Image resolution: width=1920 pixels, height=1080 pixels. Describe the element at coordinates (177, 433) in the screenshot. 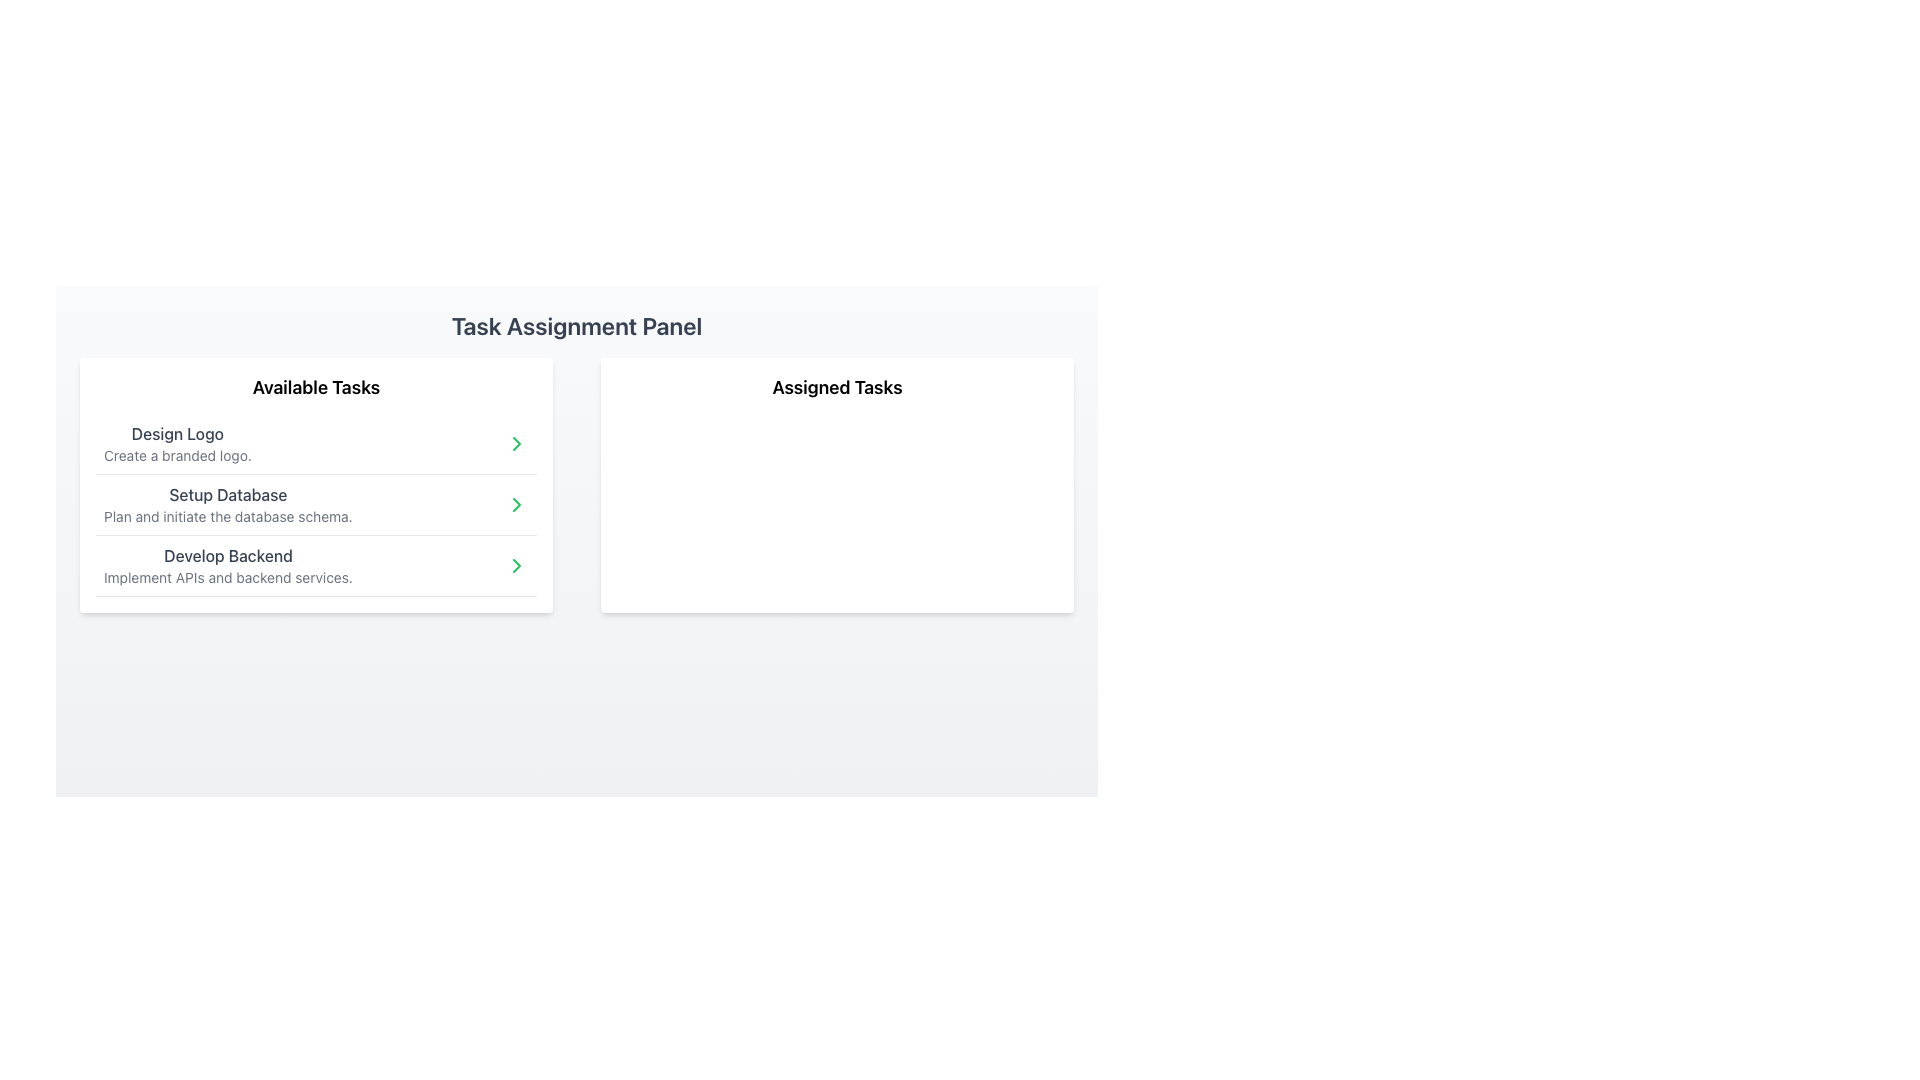

I see `the text label for the first task in the 'Available Tasks' section, which identifies the task related to creating a branded logo` at that location.